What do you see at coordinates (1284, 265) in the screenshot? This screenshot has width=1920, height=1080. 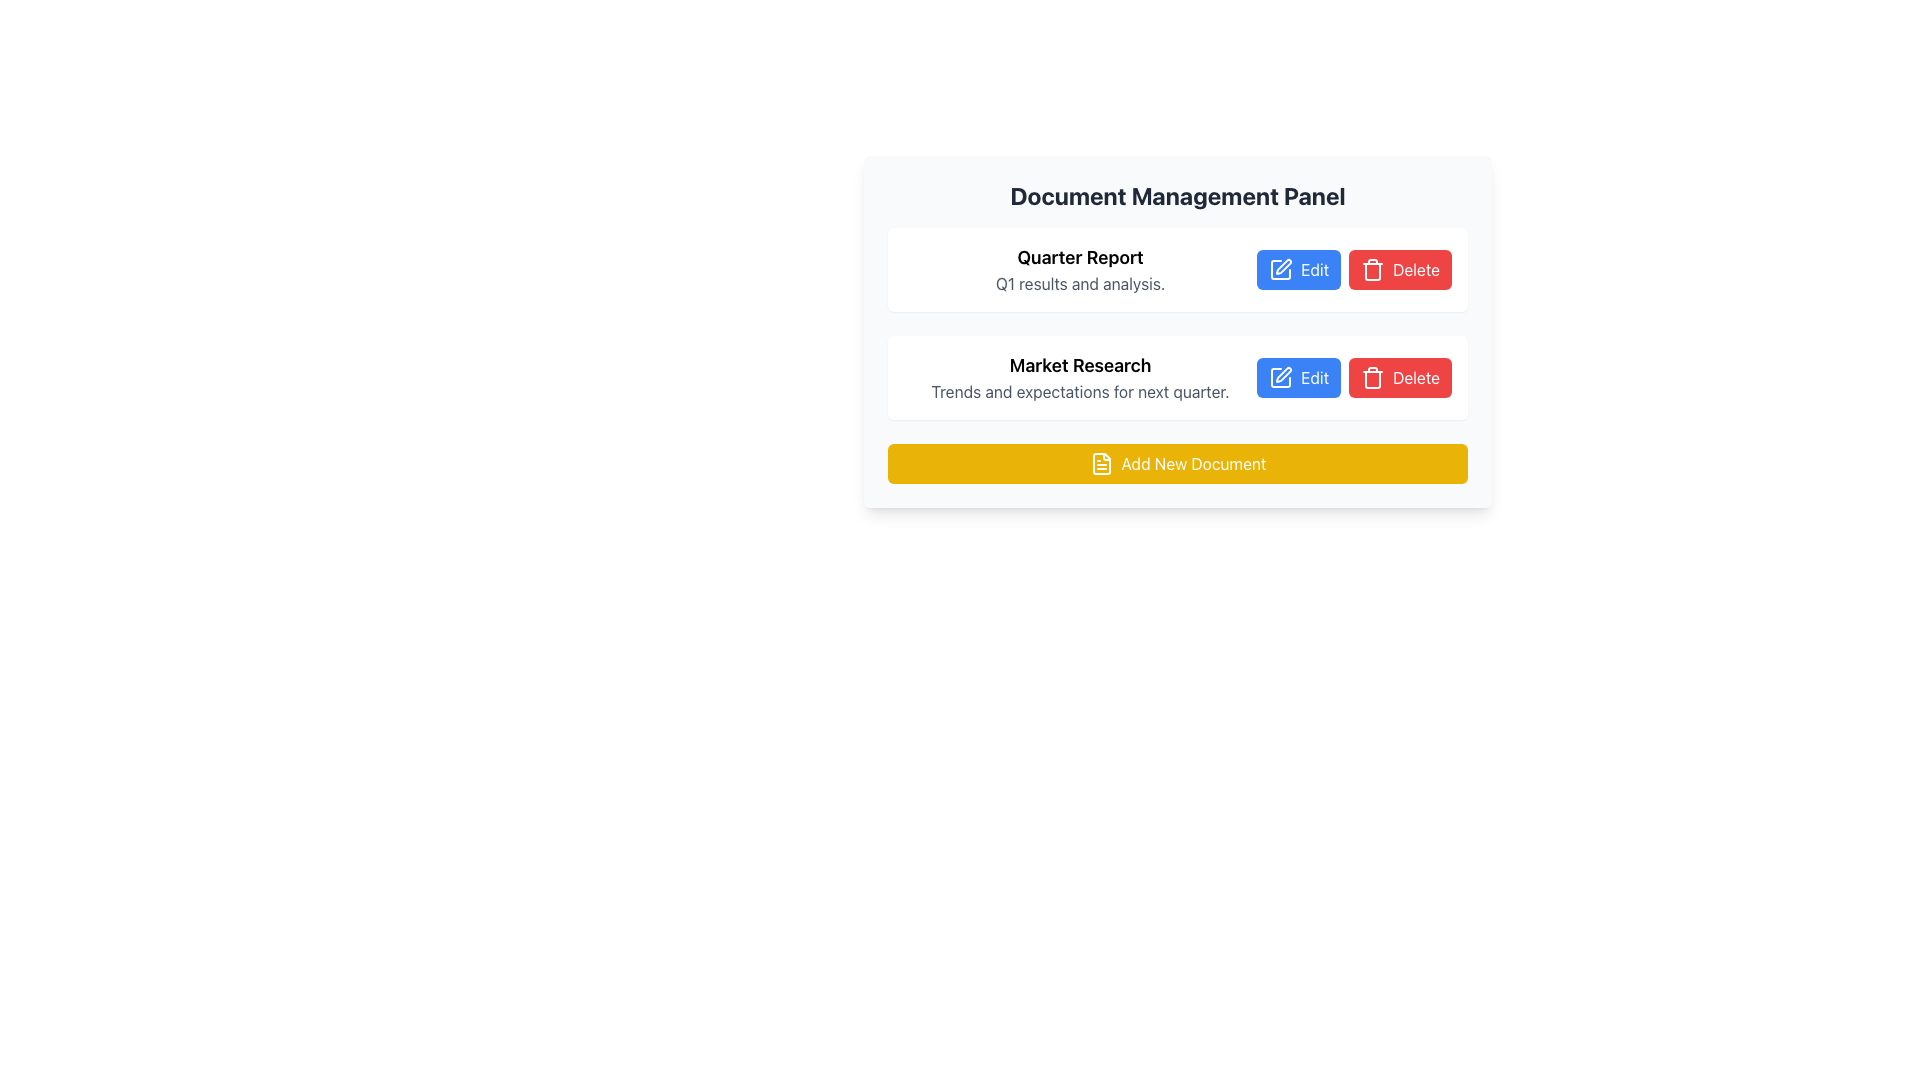 I see `the edit icon located inside the first 'Edit' button under the 'Quarter Report' section` at bounding box center [1284, 265].